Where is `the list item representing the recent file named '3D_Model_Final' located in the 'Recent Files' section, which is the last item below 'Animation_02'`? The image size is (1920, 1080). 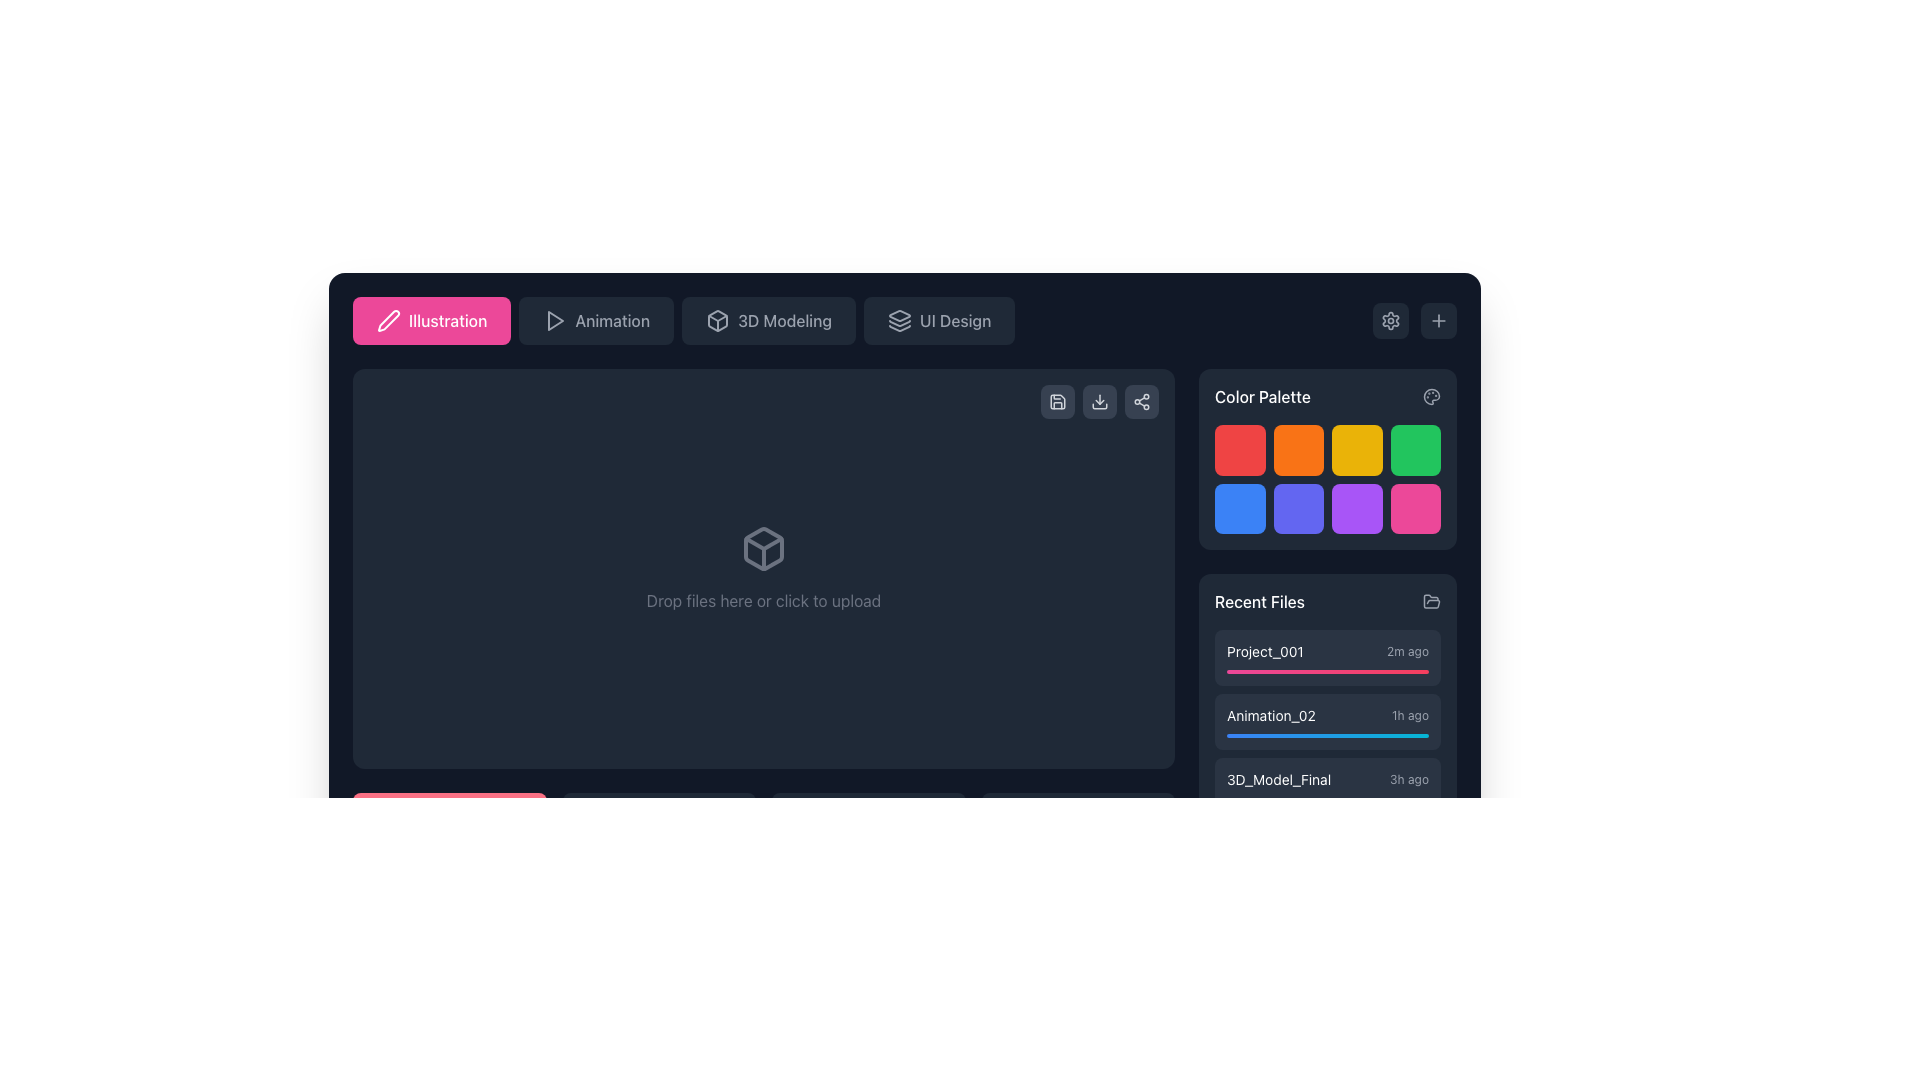 the list item representing the recent file named '3D_Model_Final' located in the 'Recent Files' section, which is the last item below 'Animation_02' is located at coordinates (1328, 778).